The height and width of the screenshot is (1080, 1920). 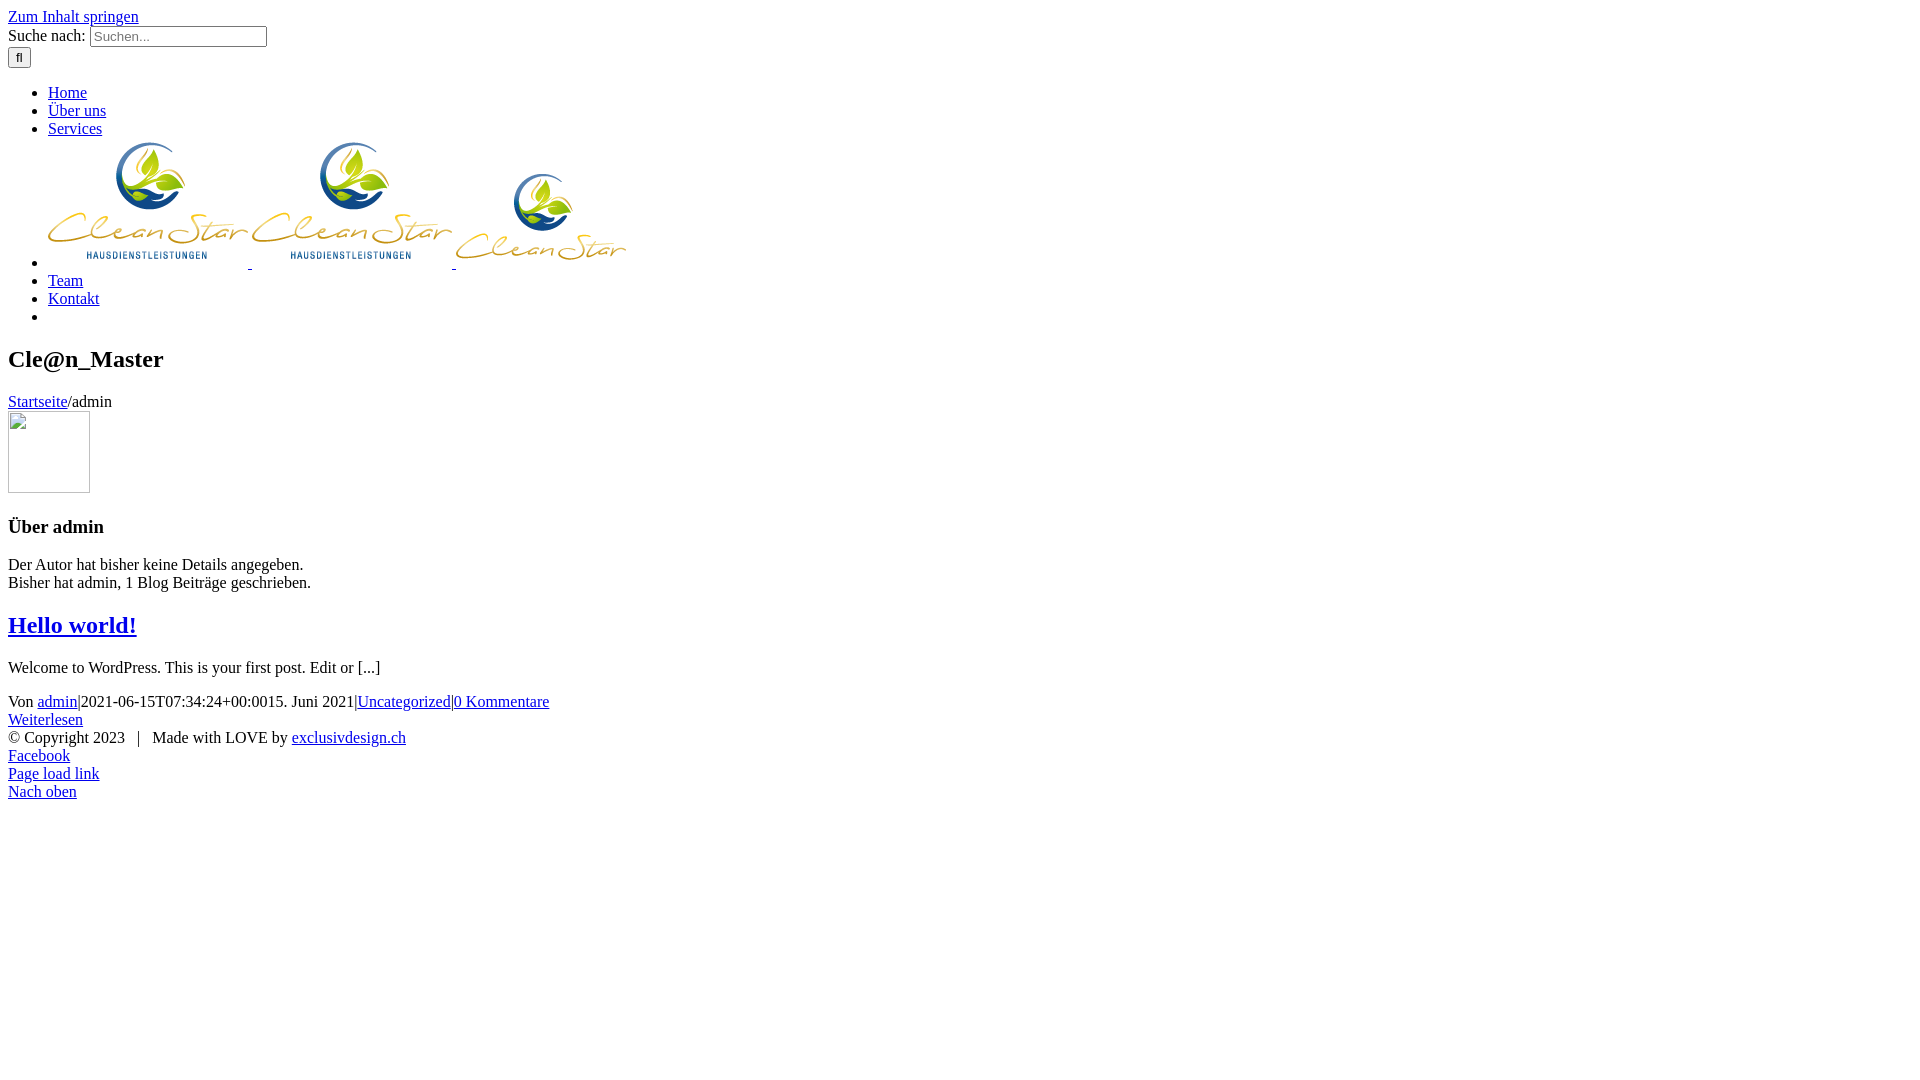 What do you see at coordinates (38, 755) in the screenshot?
I see `'Facebook'` at bounding box center [38, 755].